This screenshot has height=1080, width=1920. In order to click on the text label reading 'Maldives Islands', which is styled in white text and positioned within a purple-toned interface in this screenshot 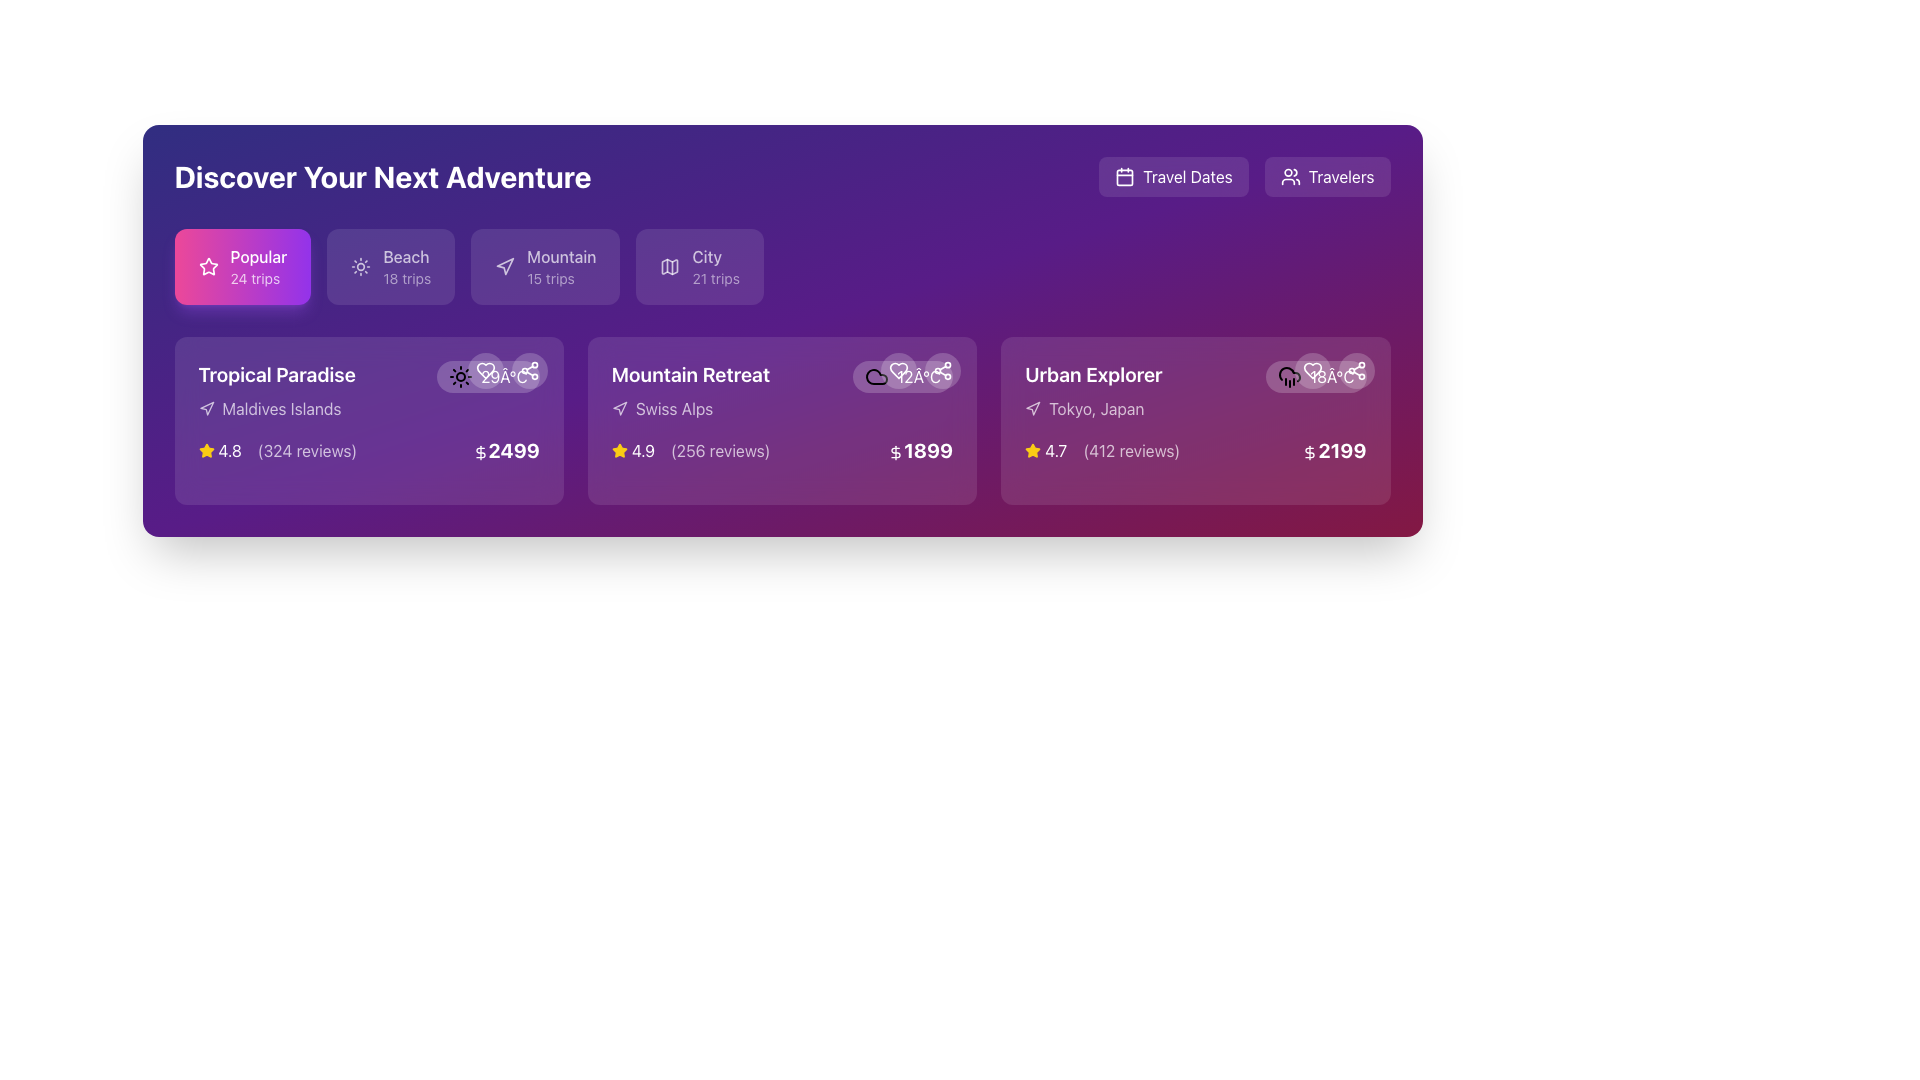, I will do `click(281, 407)`.